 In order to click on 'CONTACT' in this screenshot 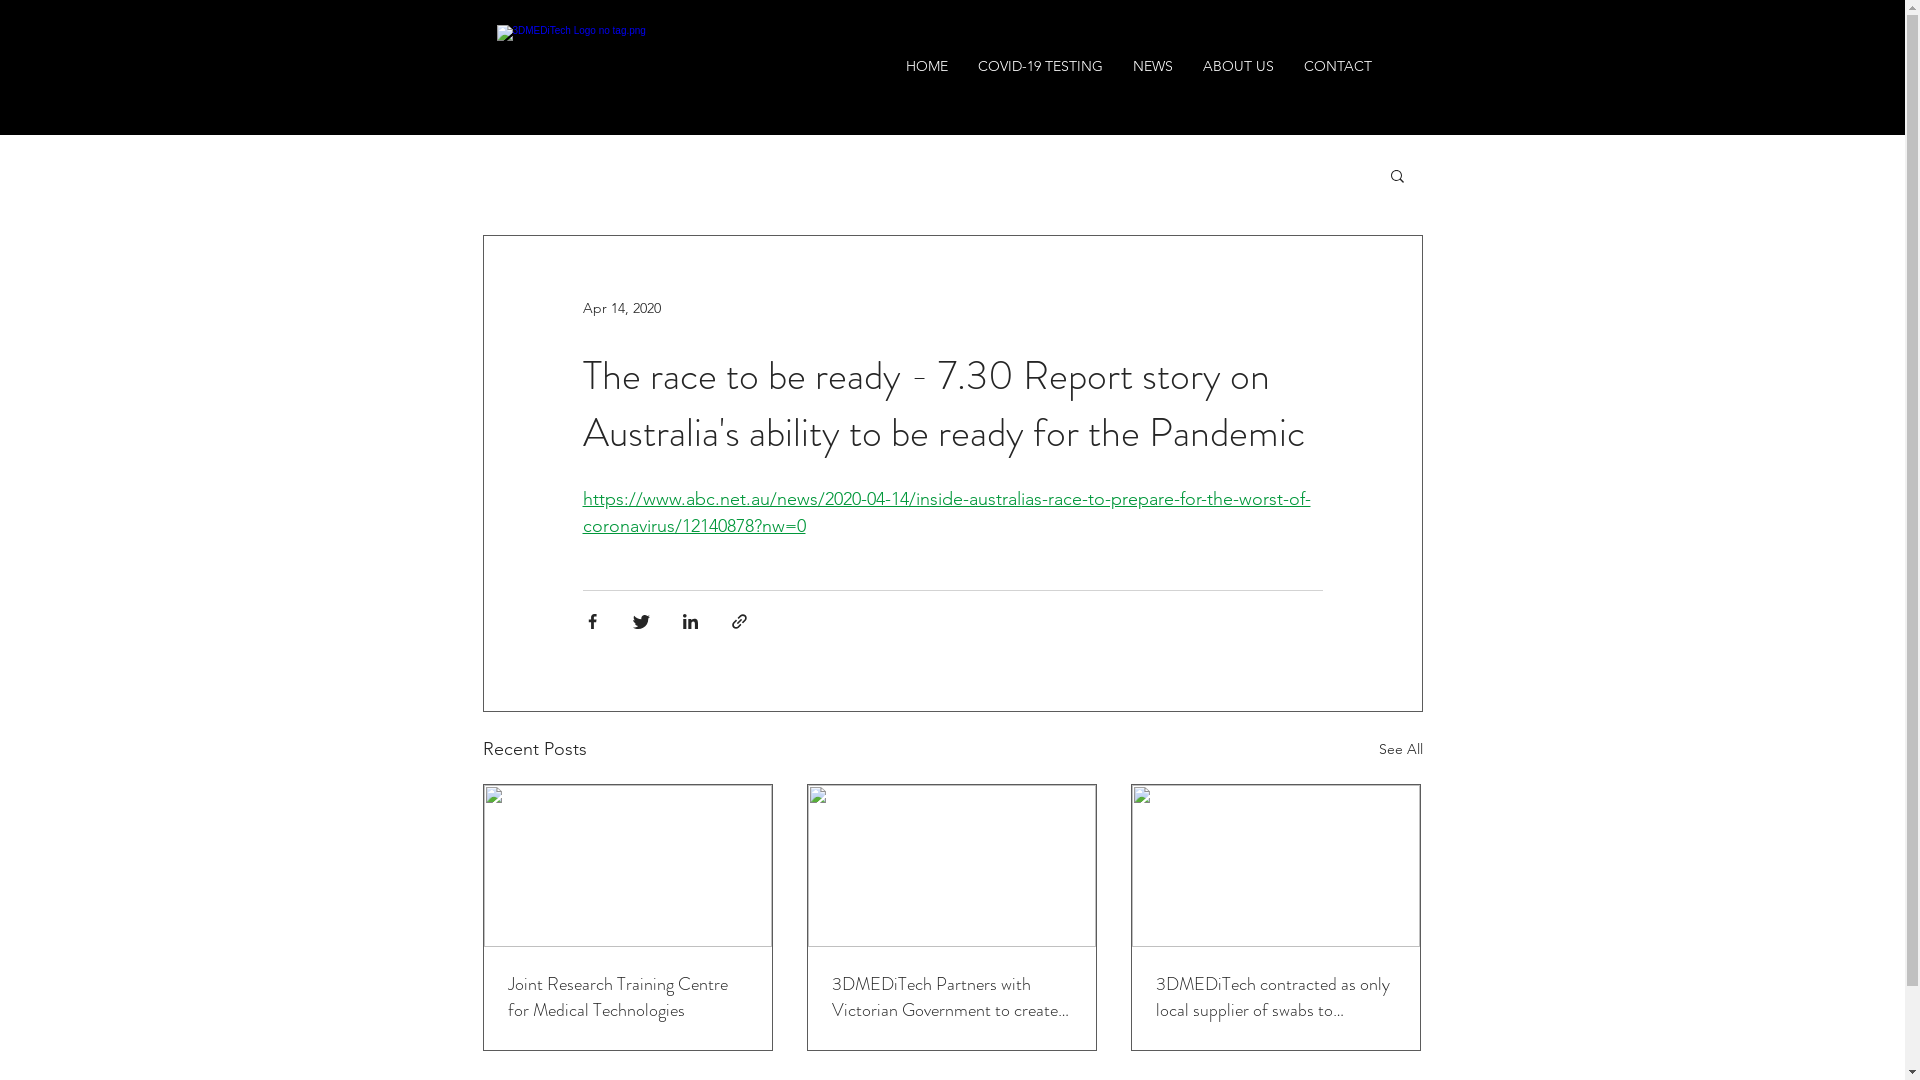, I will do `click(1337, 65)`.